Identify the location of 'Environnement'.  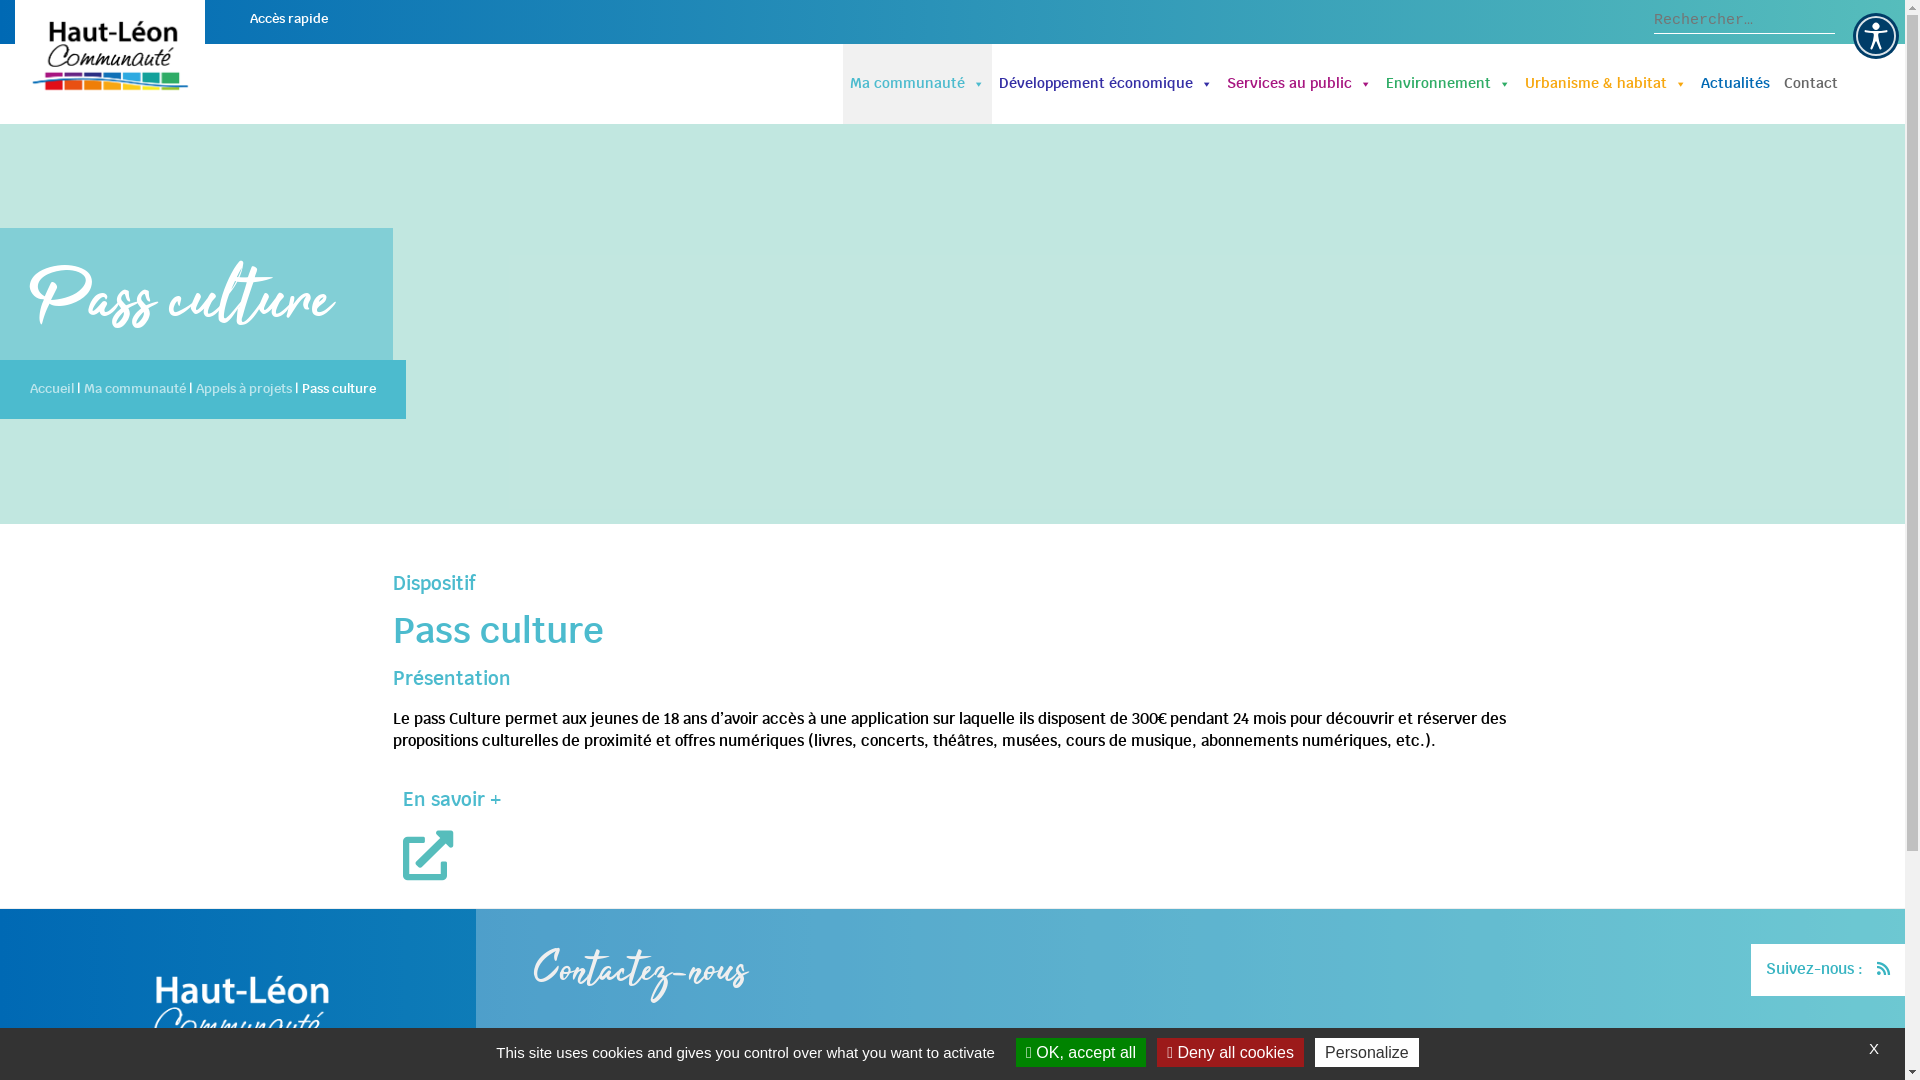
(1448, 83).